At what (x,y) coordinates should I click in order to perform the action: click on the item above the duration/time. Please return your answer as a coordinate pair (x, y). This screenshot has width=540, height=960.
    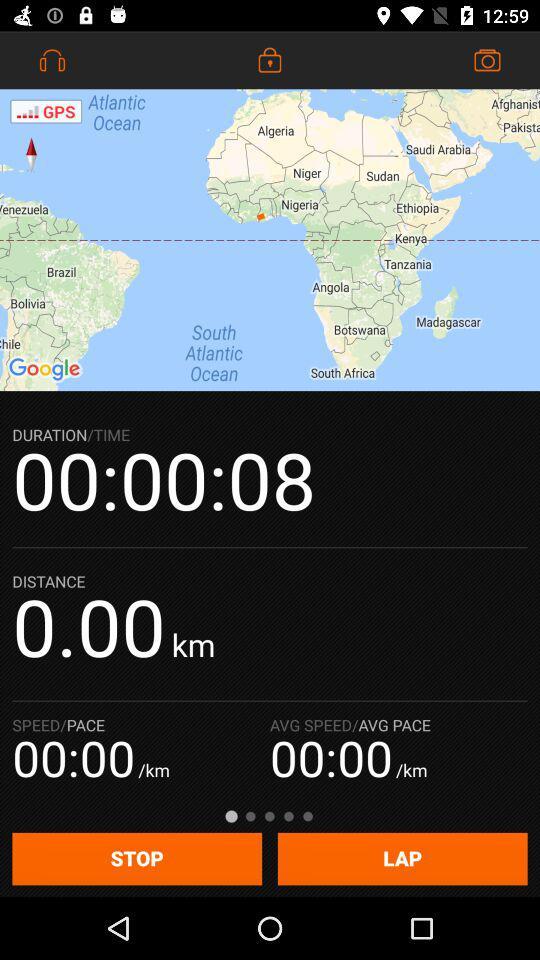
    Looking at the image, I should click on (270, 240).